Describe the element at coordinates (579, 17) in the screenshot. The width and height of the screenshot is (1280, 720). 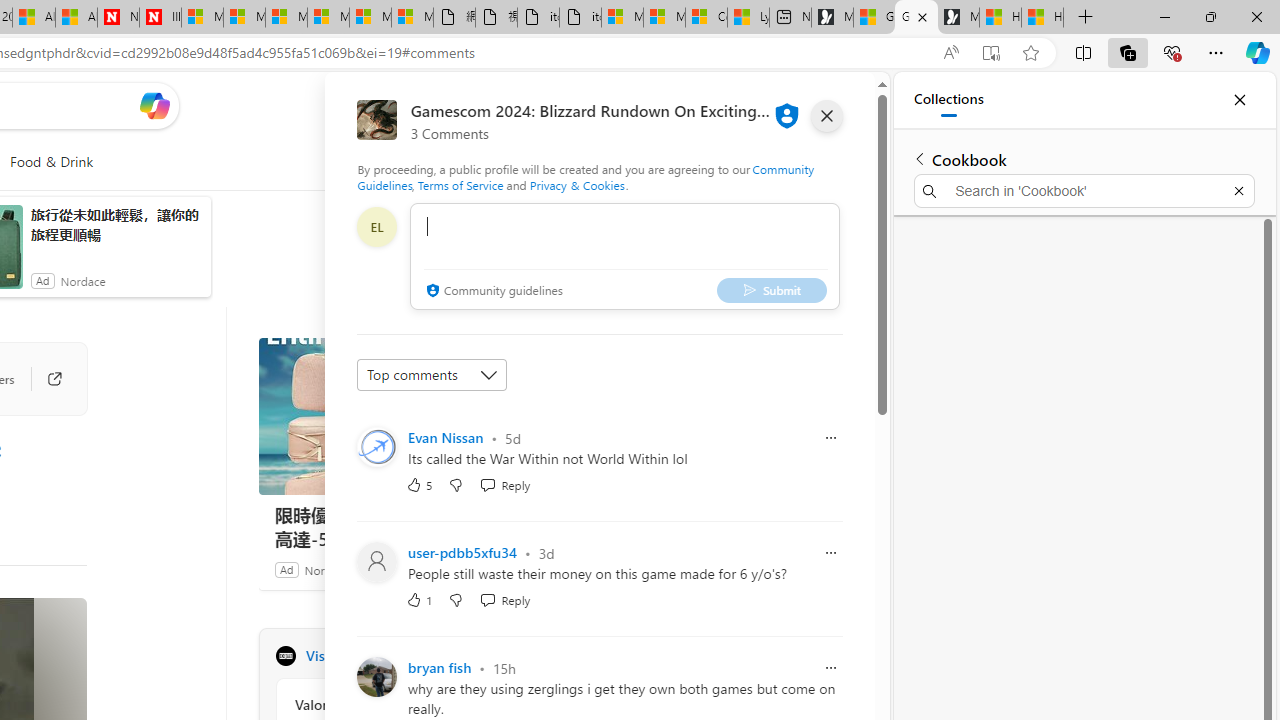
I see `'itconcepthk.com/projector_solutions.mp4'` at that location.